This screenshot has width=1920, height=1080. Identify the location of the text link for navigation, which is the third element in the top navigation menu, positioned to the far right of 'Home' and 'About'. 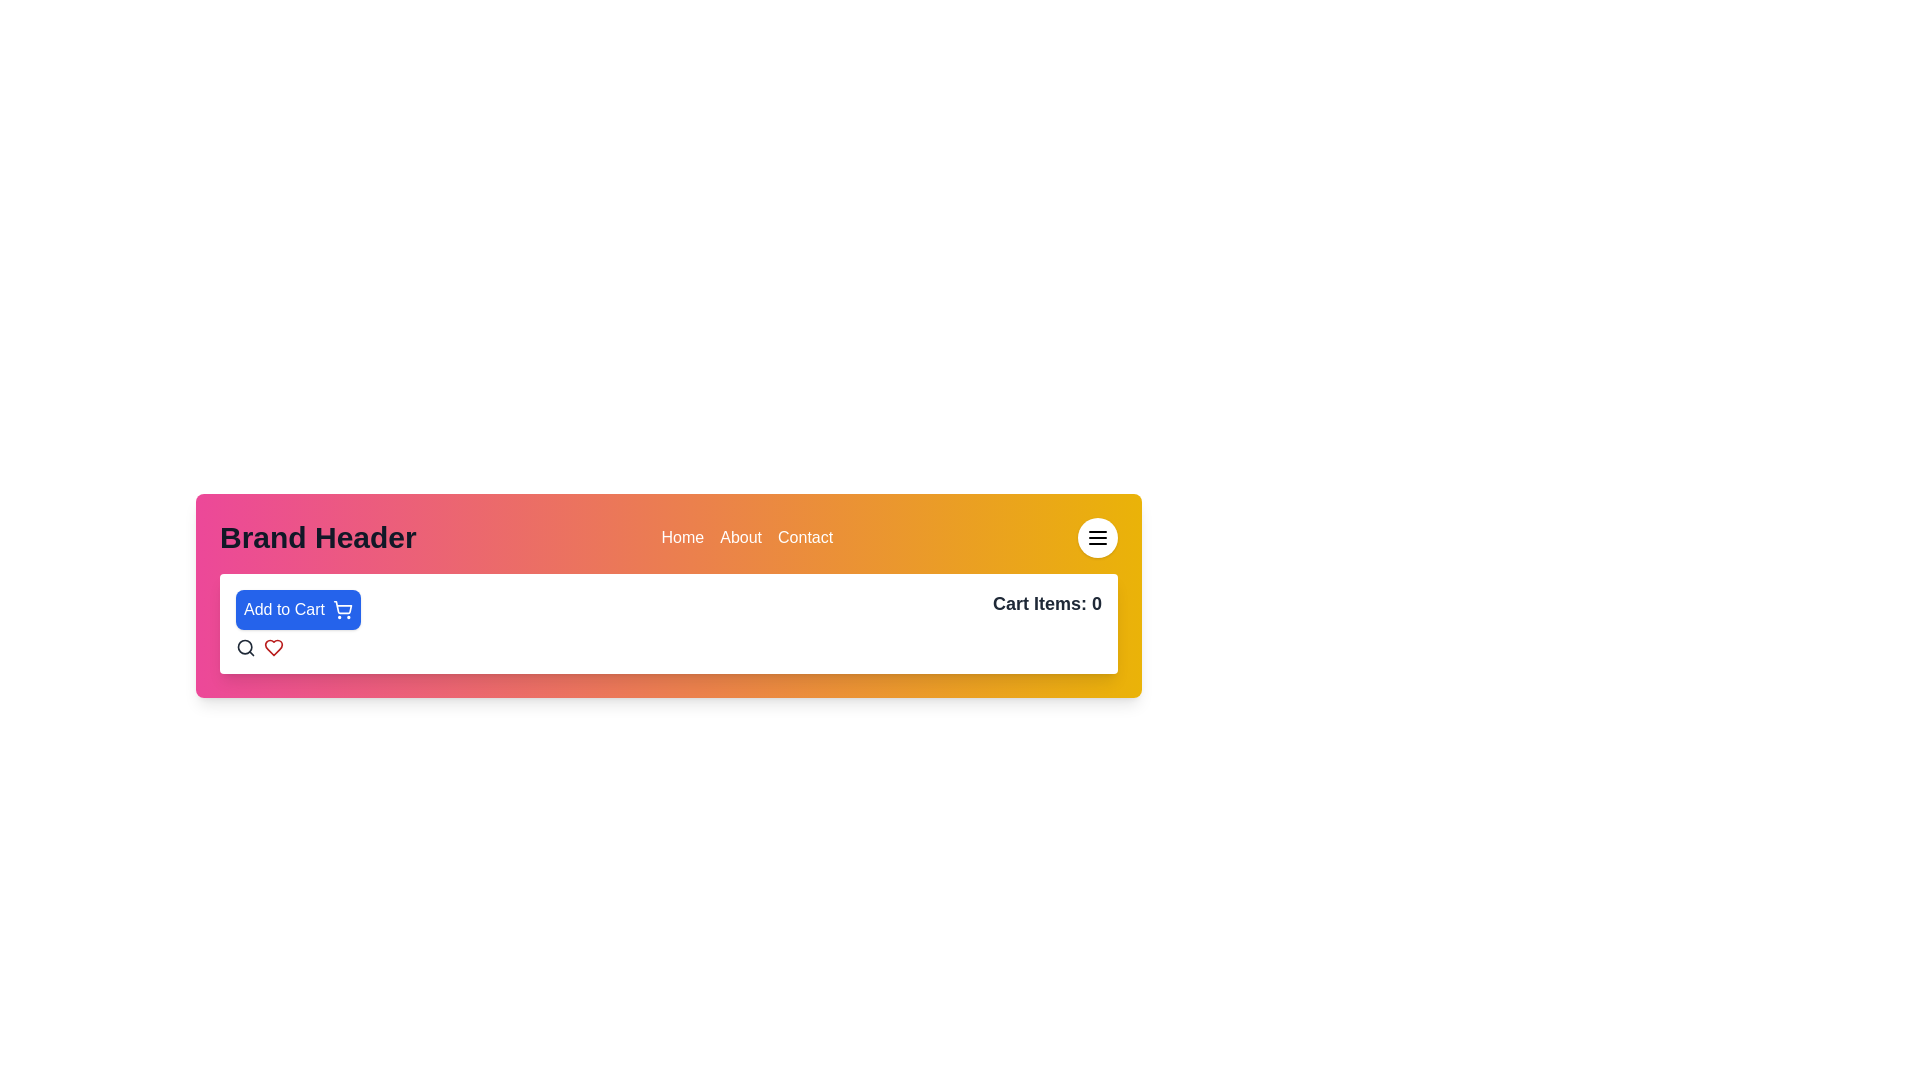
(805, 536).